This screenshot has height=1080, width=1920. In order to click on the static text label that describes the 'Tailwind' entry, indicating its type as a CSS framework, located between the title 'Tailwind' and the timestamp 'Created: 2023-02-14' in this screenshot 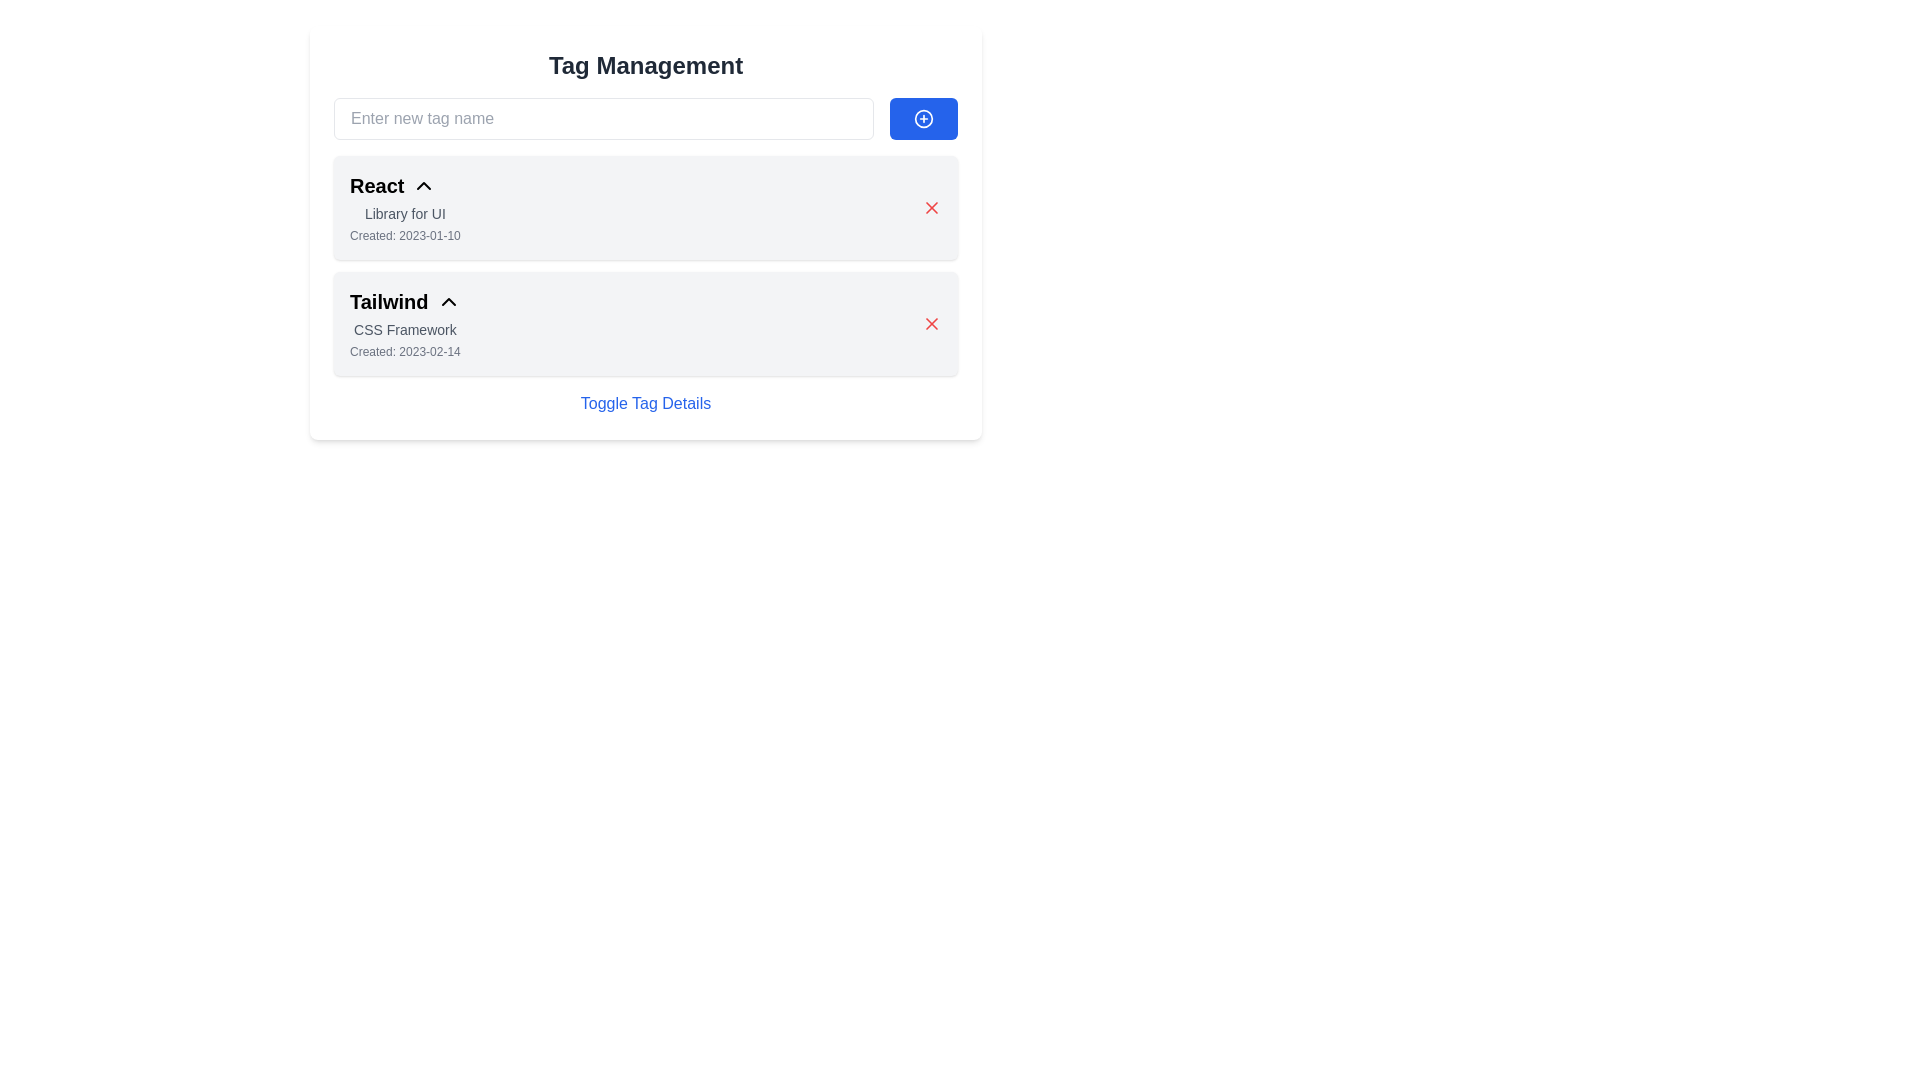, I will do `click(404, 329)`.